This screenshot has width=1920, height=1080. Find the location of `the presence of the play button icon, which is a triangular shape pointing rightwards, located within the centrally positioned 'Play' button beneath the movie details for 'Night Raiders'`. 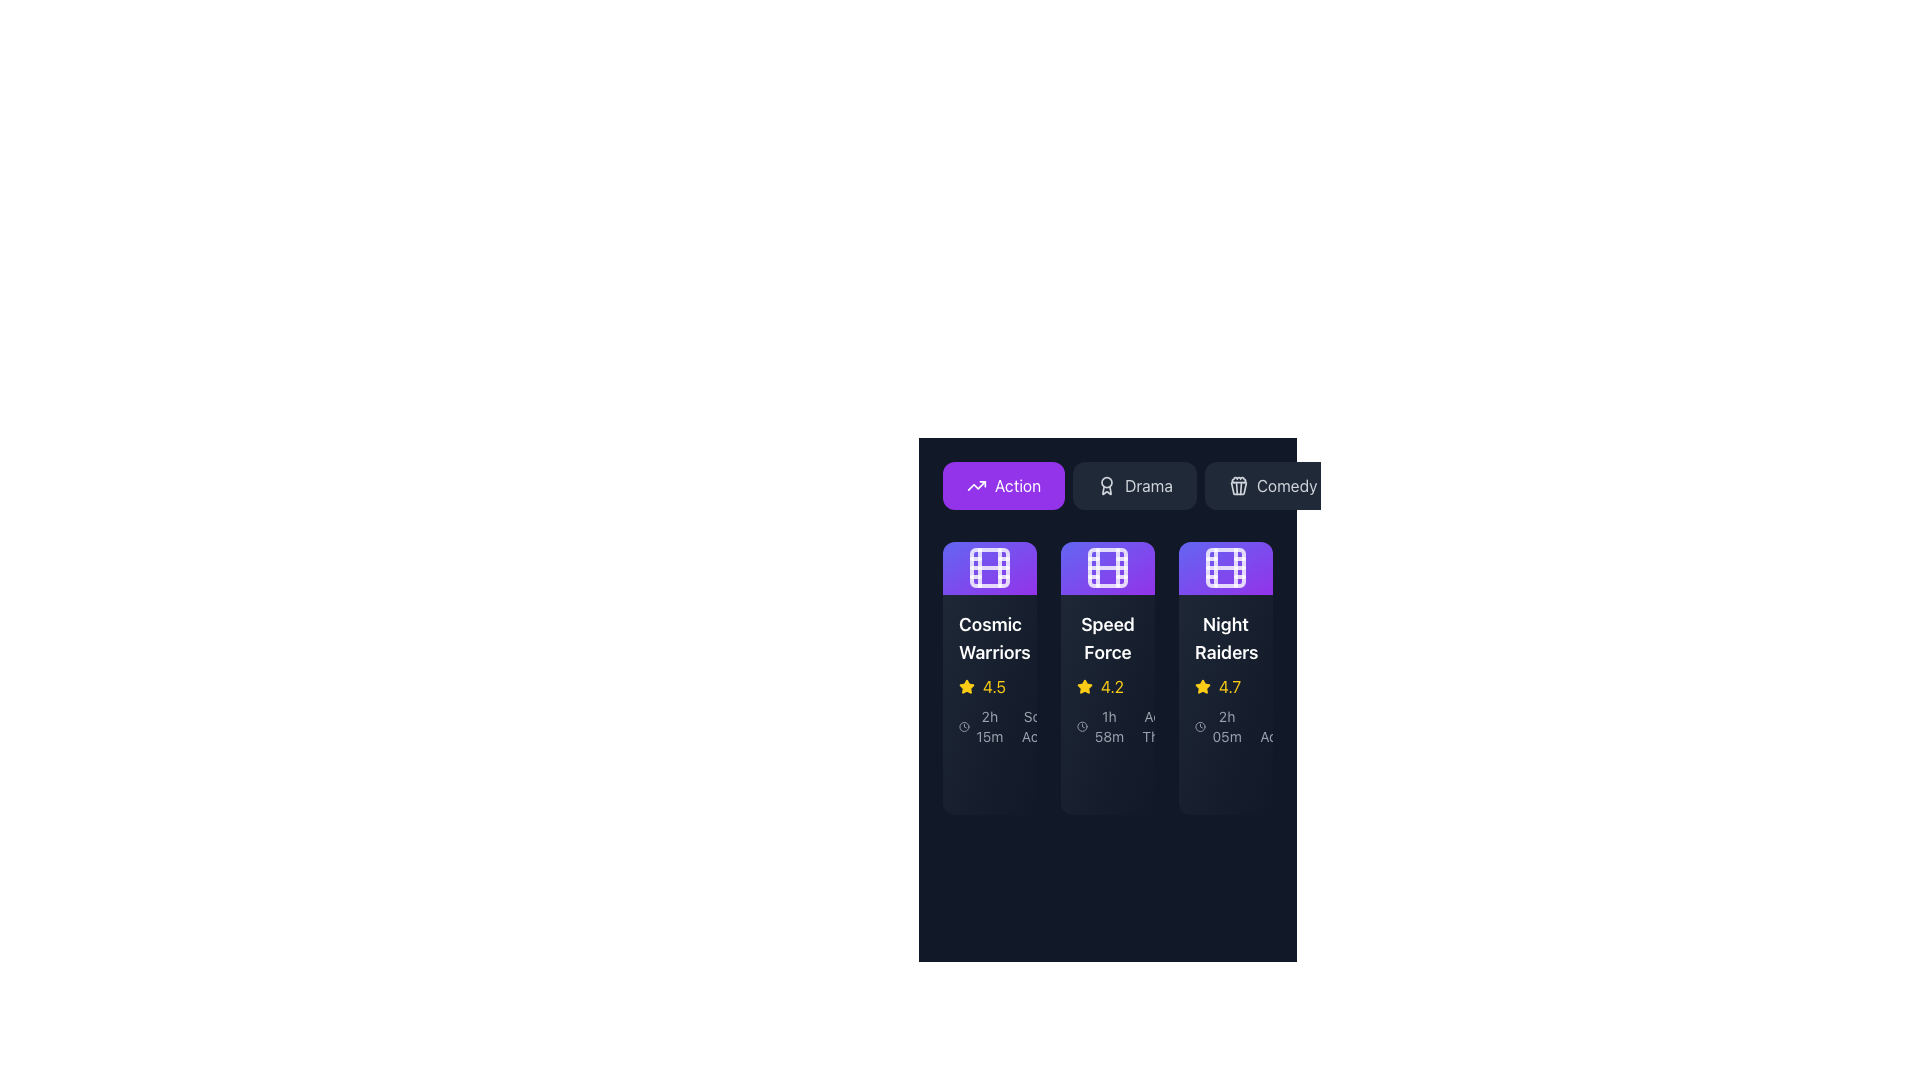

the presence of the play button icon, which is a triangular shape pointing rightwards, located within the centrally positioned 'Play' button beneath the movie details for 'Night Raiders' is located at coordinates (1218, 777).